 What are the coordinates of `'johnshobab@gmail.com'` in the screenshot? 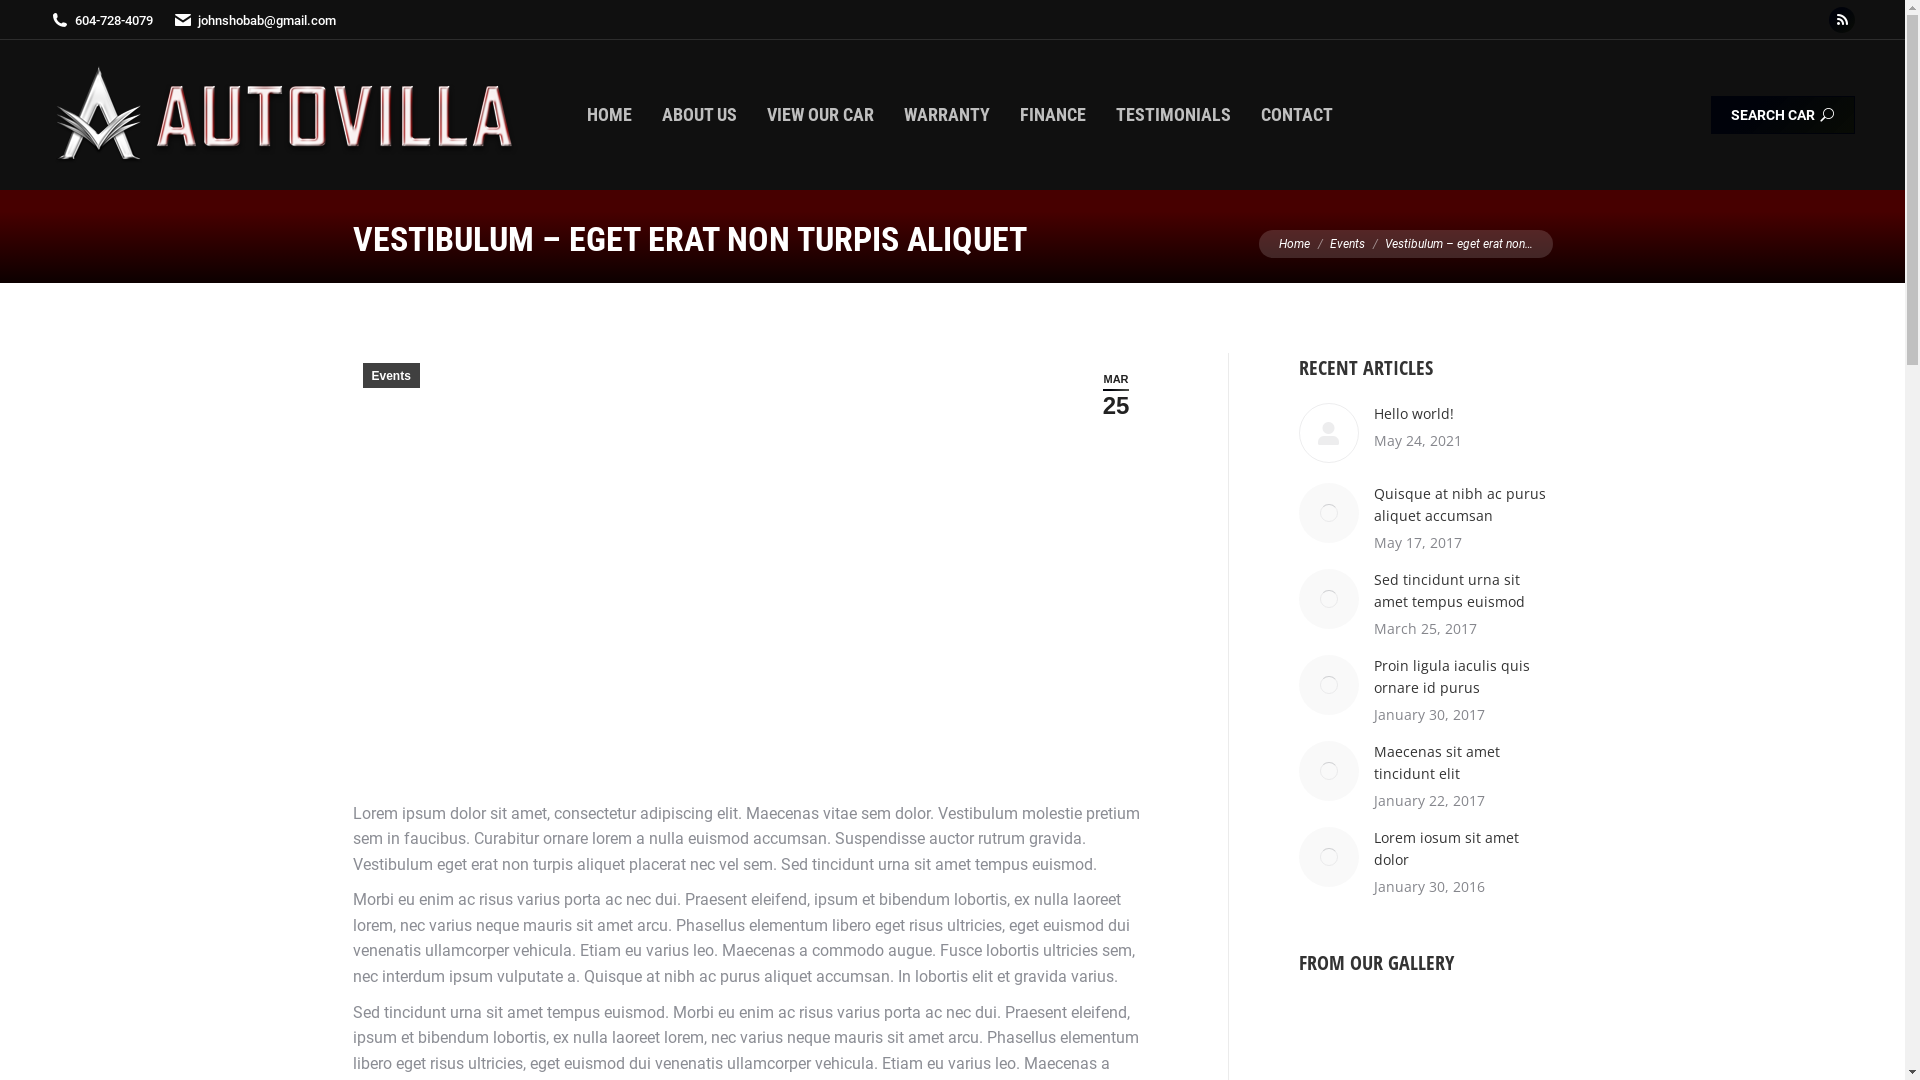 It's located at (253, 19).